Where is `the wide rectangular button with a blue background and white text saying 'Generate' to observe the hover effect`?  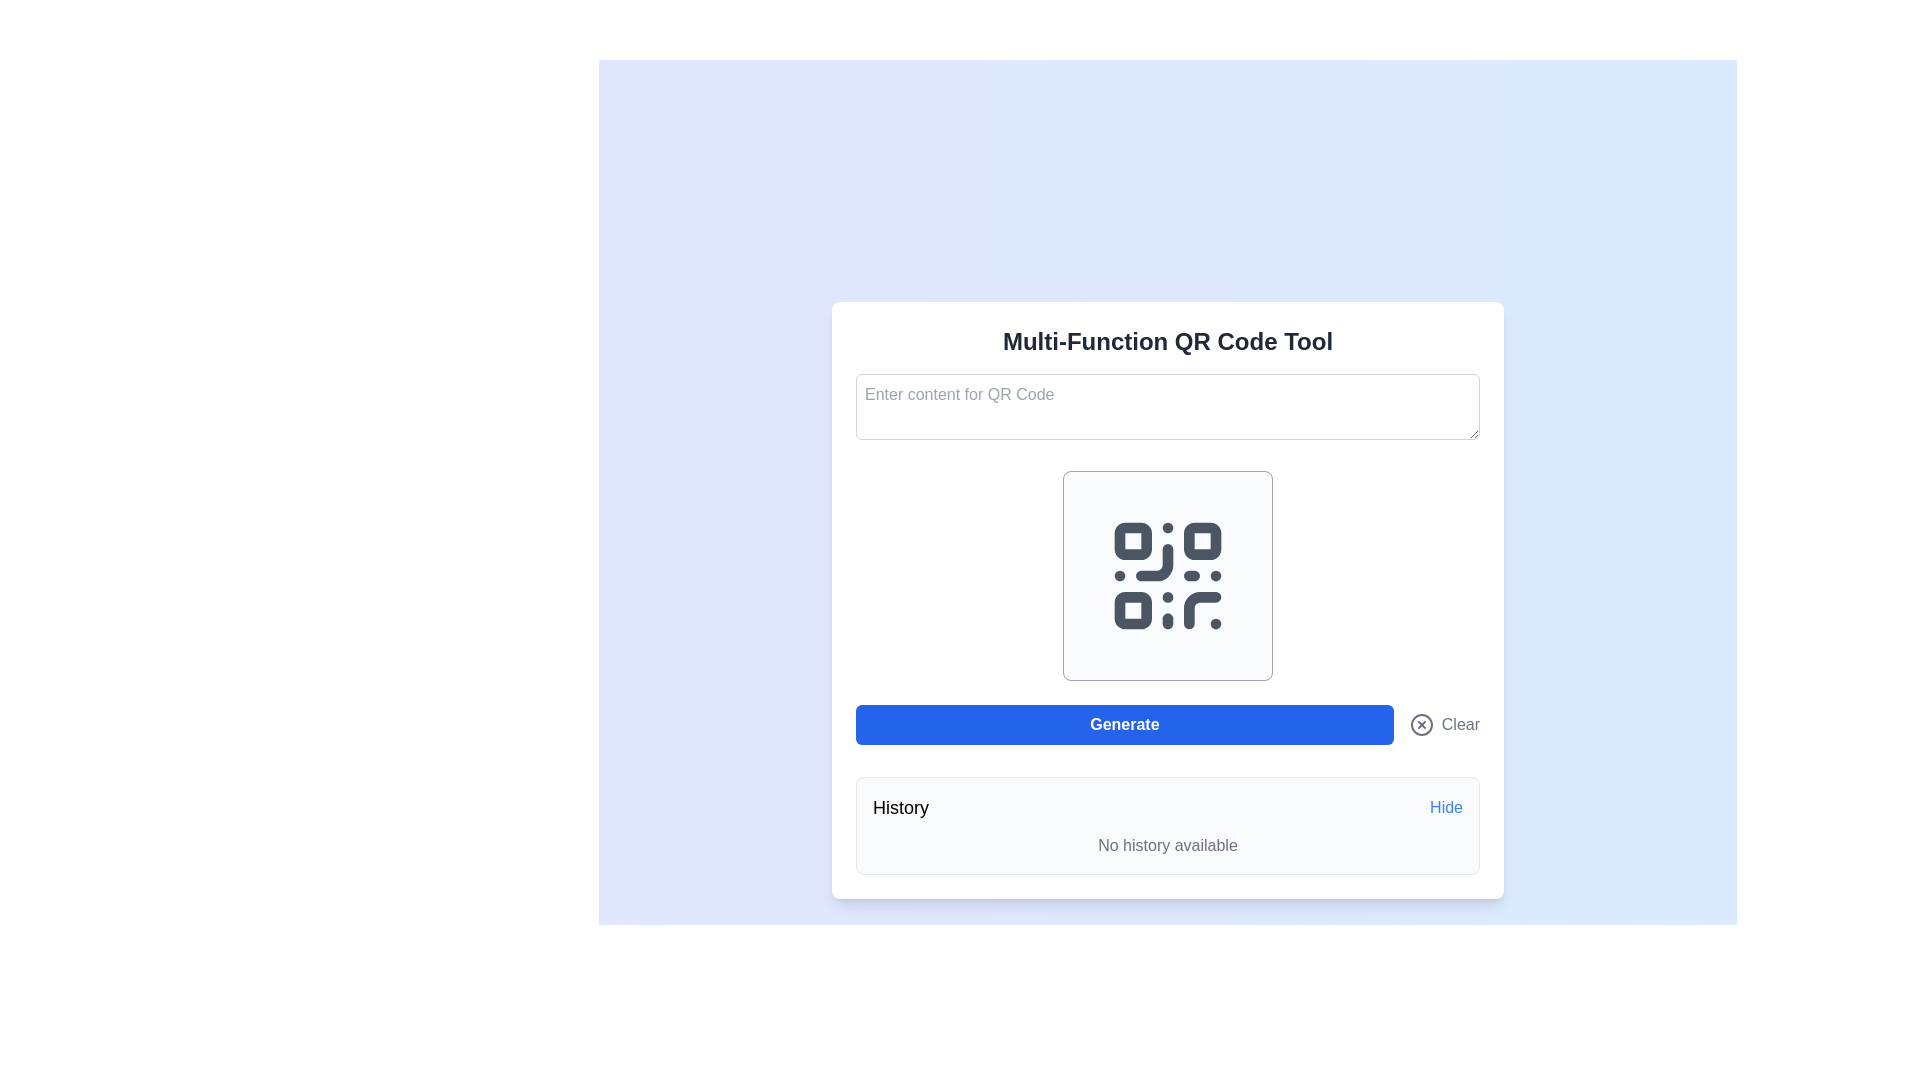 the wide rectangular button with a blue background and white text saying 'Generate' to observe the hover effect is located at coordinates (1124, 724).